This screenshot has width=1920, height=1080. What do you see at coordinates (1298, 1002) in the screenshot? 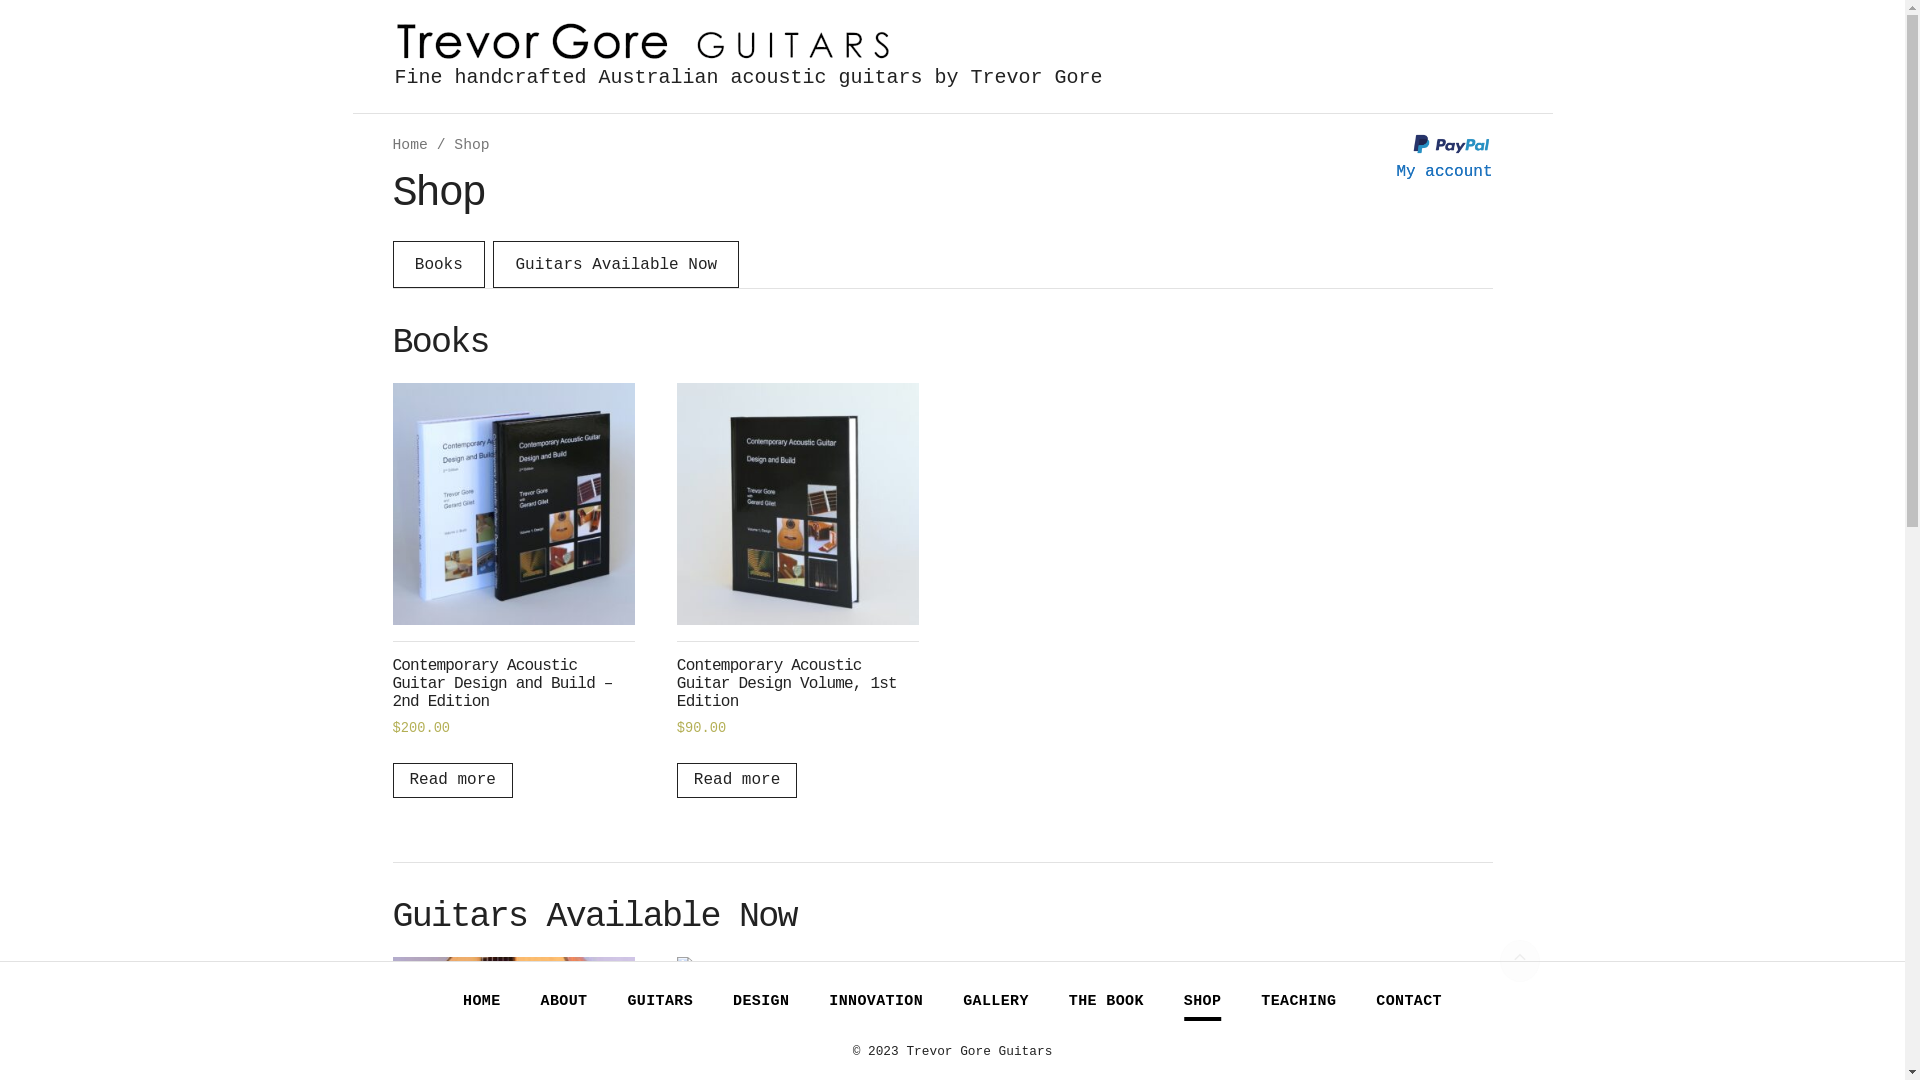
I see `'TEACHING'` at bounding box center [1298, 1002].